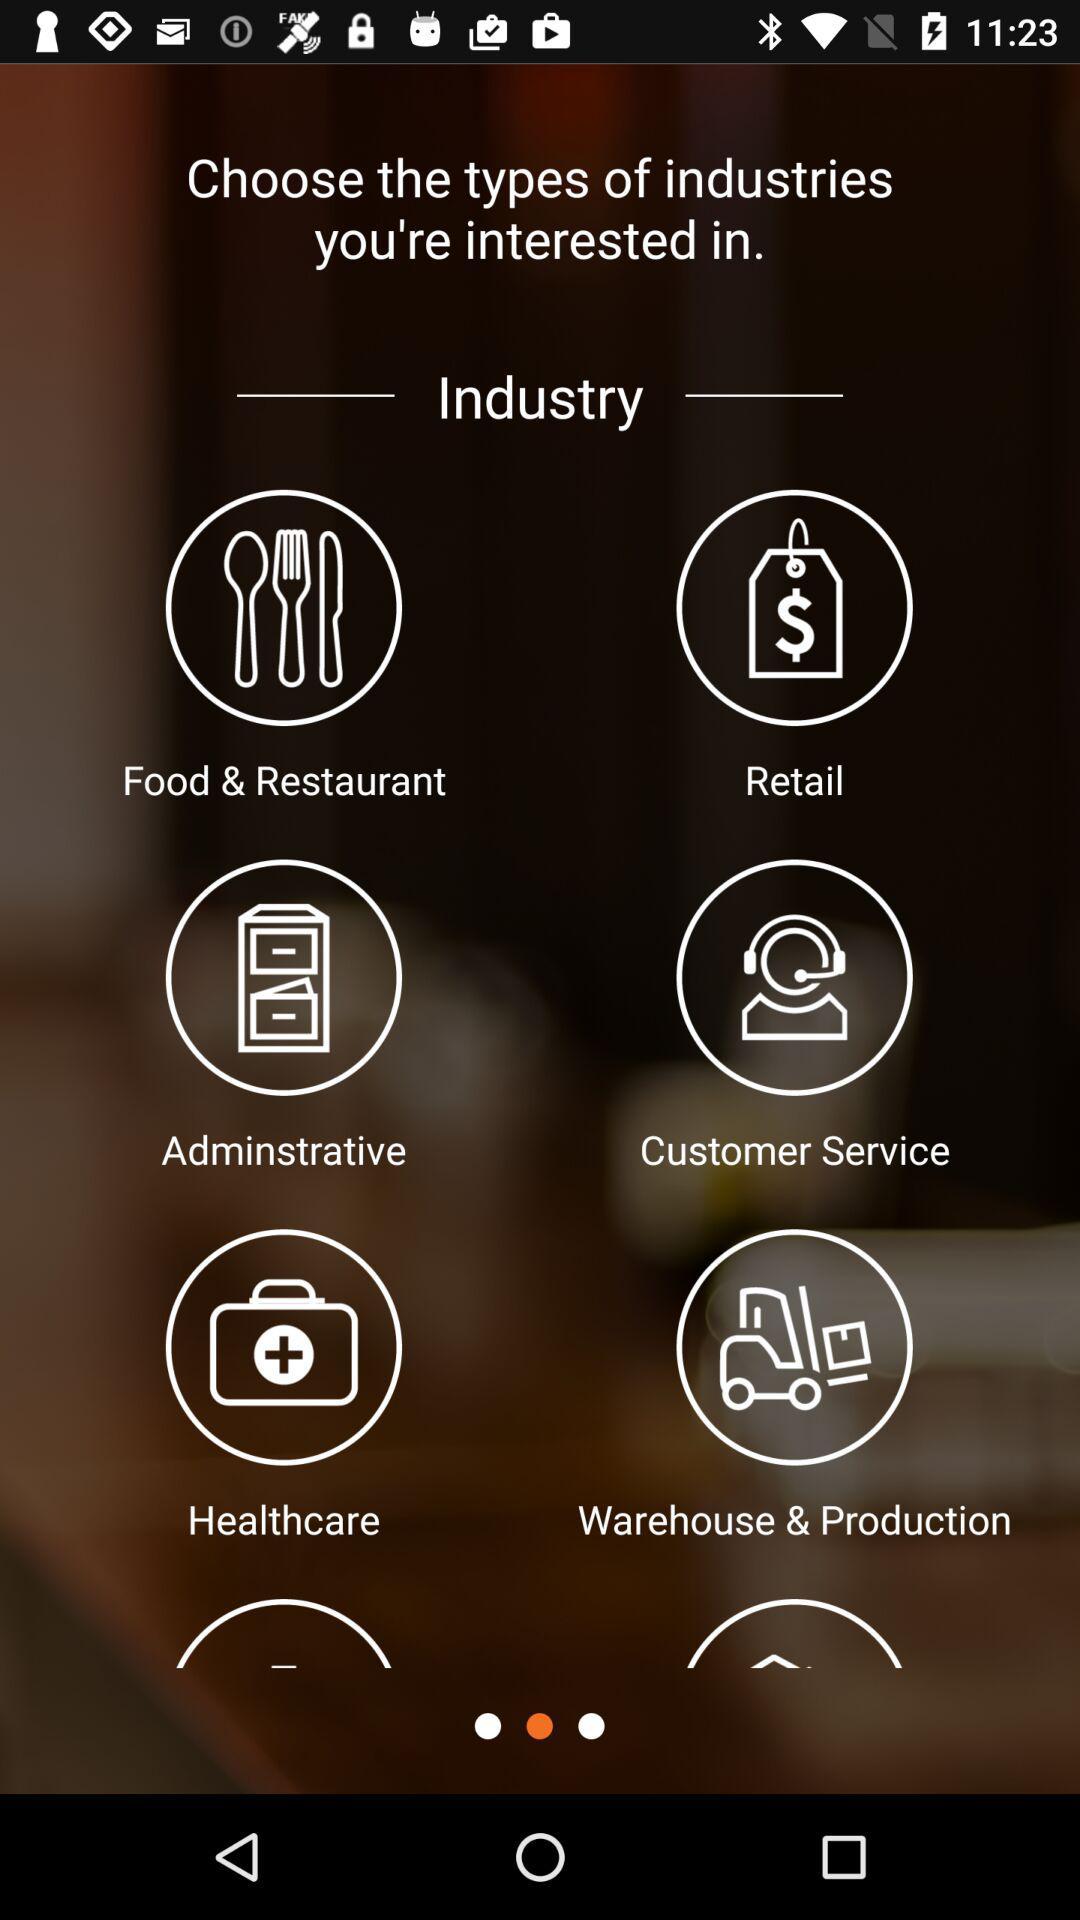 The height and width of the screenshot is (1920, 1080). I want to click on swipe left, so click(590, 1725).